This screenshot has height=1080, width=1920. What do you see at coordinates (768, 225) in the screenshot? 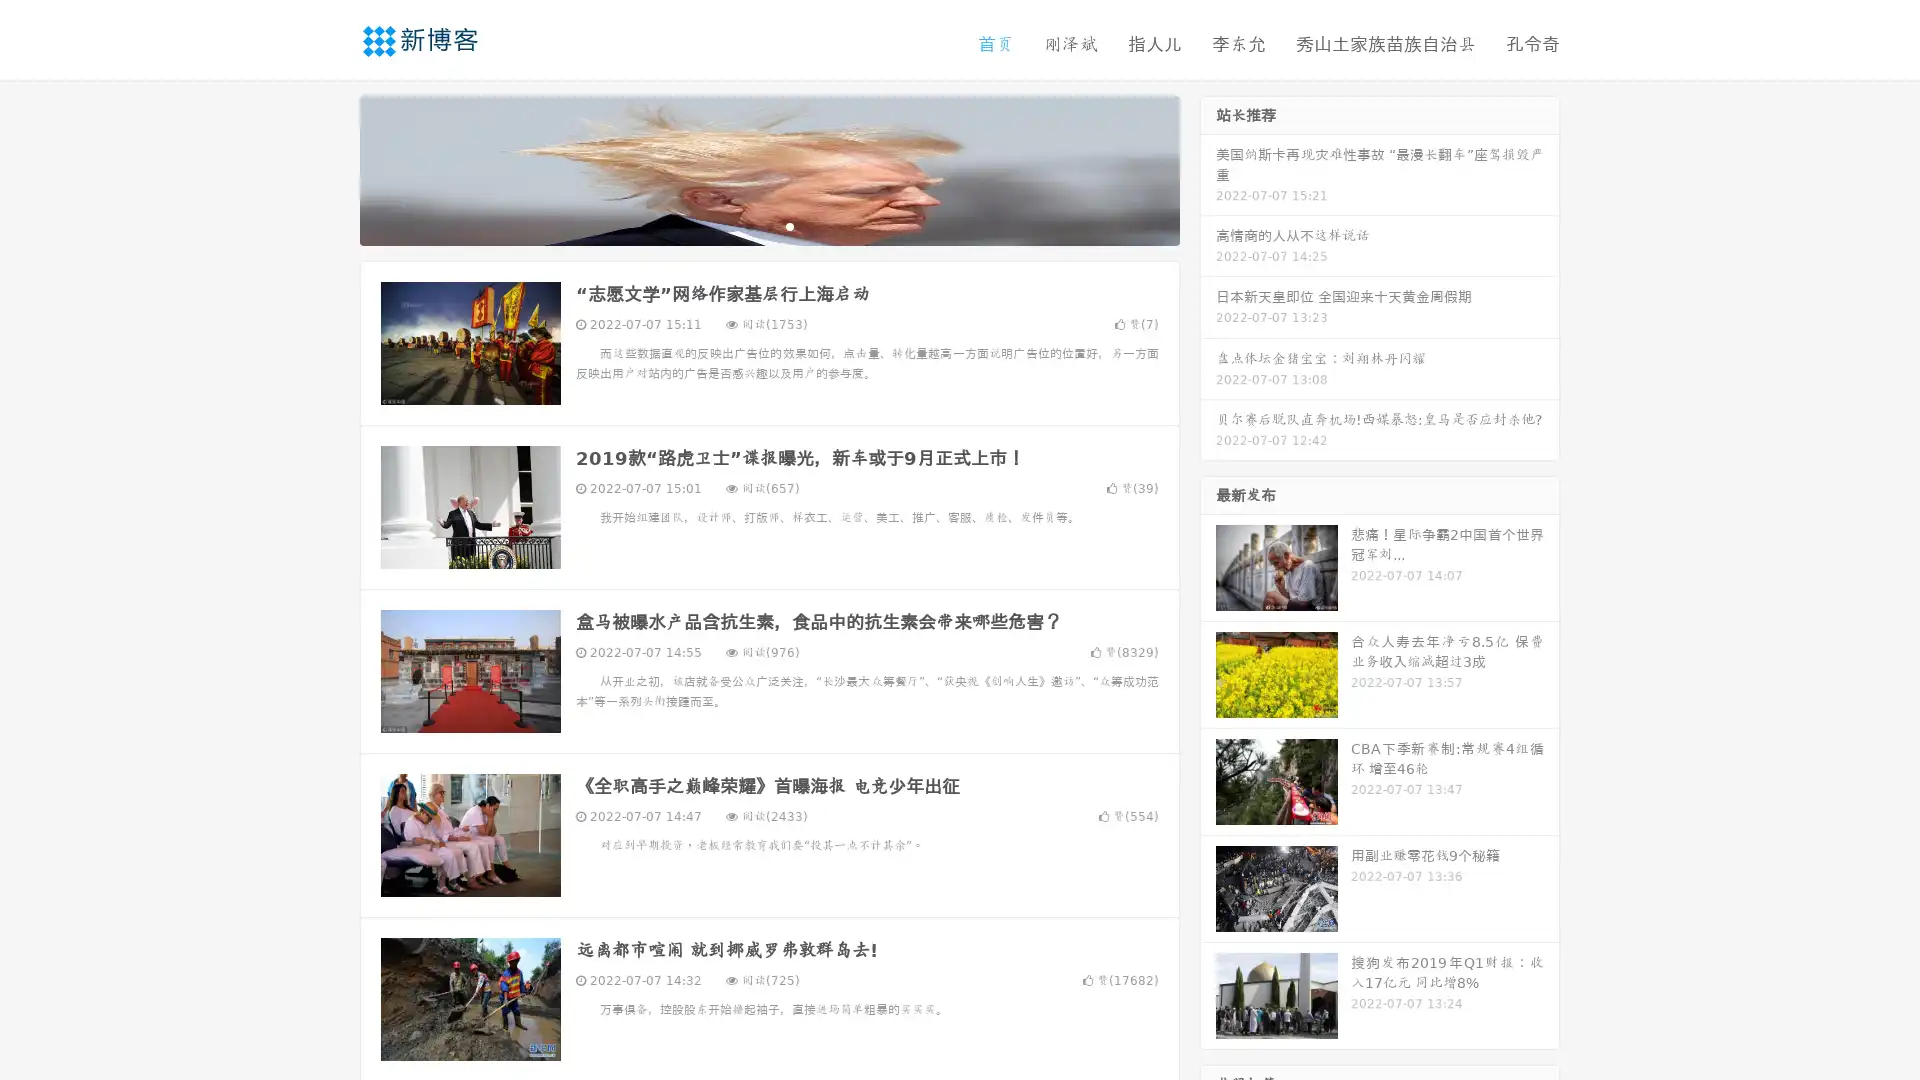
I see `Go to slide 2` at bounding box center [768, 225].